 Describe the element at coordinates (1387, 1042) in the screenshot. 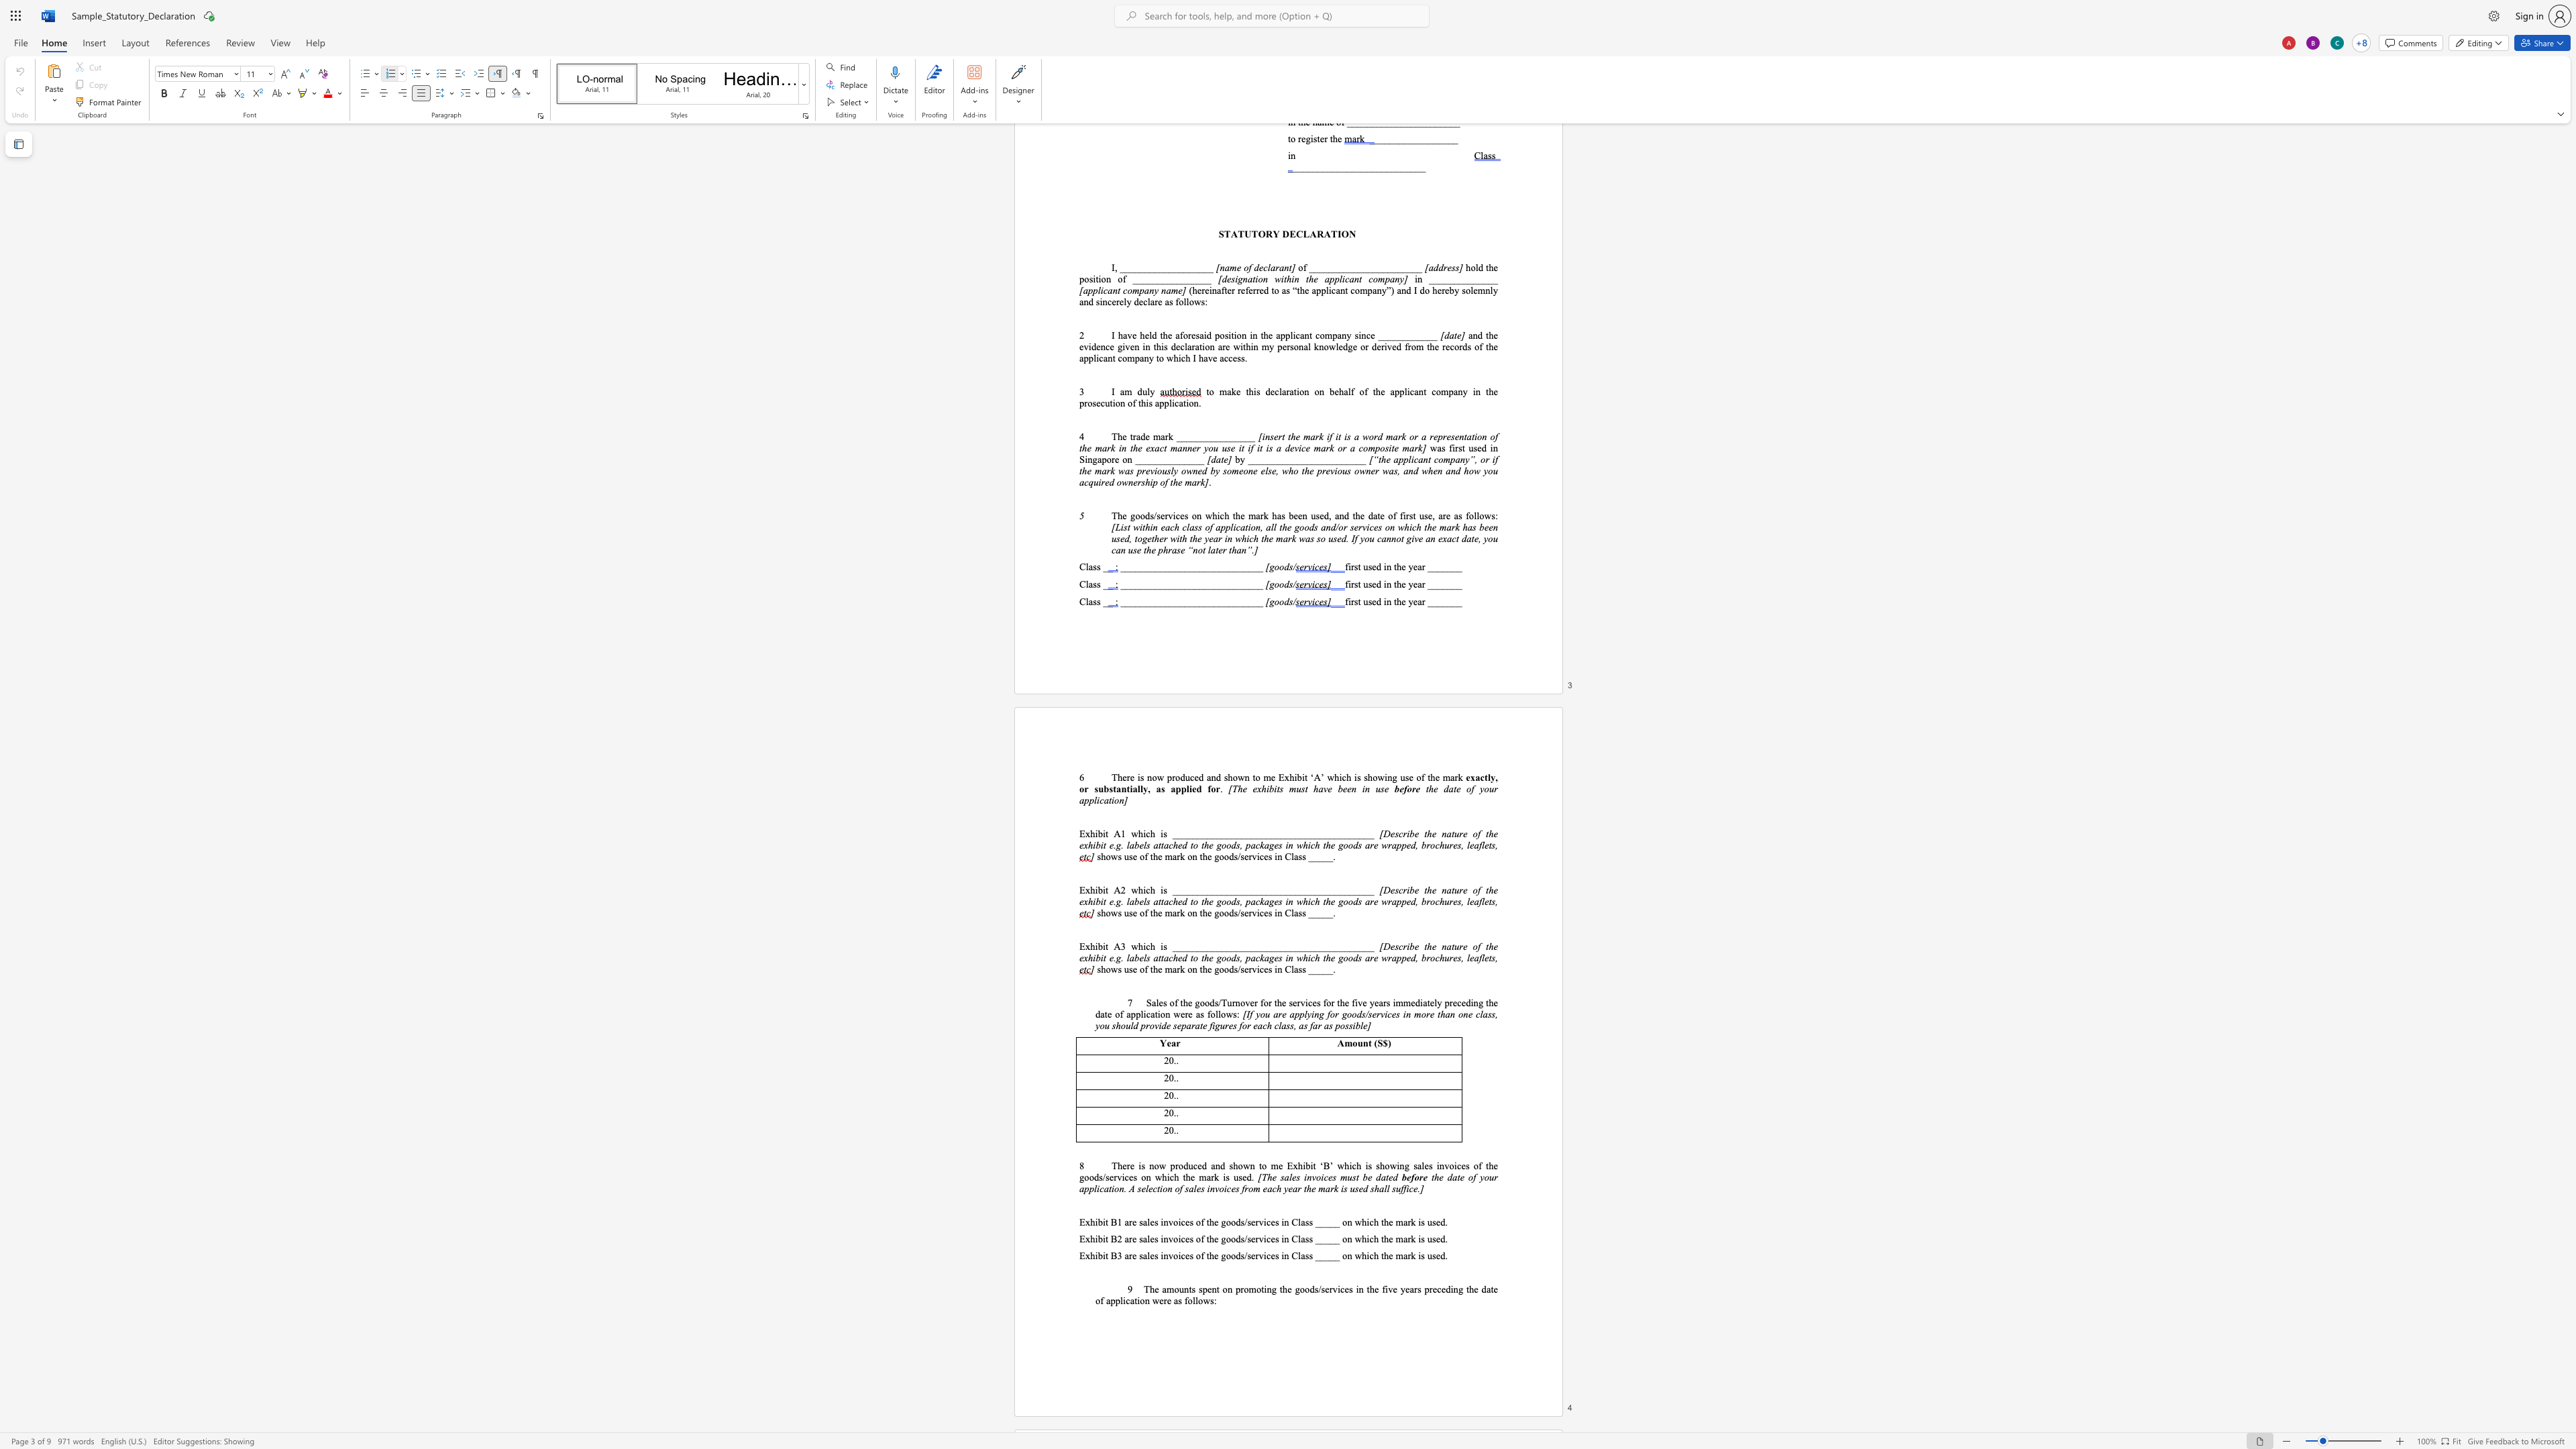

I see `the space between the continuous character "$" and ")" in the text` at that location.